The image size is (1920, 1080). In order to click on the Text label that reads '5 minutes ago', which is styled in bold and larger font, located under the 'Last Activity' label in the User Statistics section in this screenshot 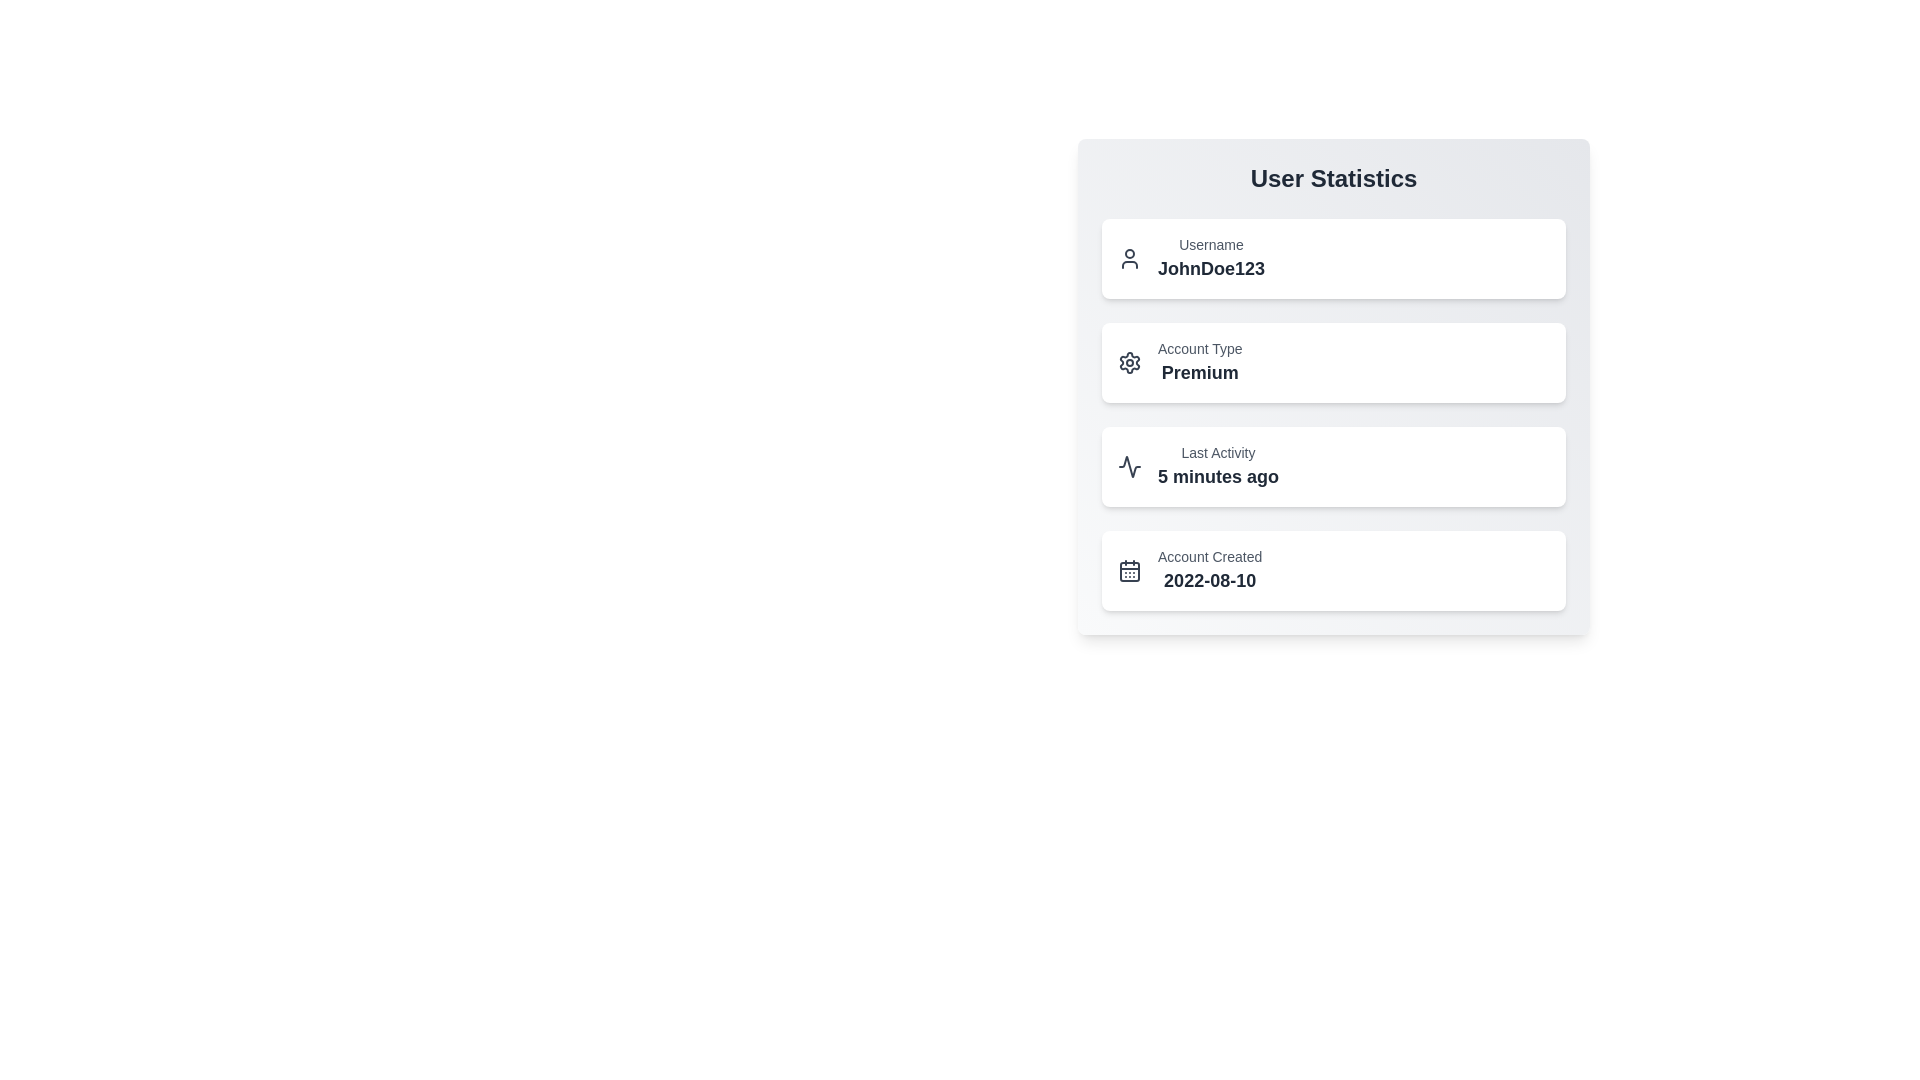, I will do `click(1217, 477)`.